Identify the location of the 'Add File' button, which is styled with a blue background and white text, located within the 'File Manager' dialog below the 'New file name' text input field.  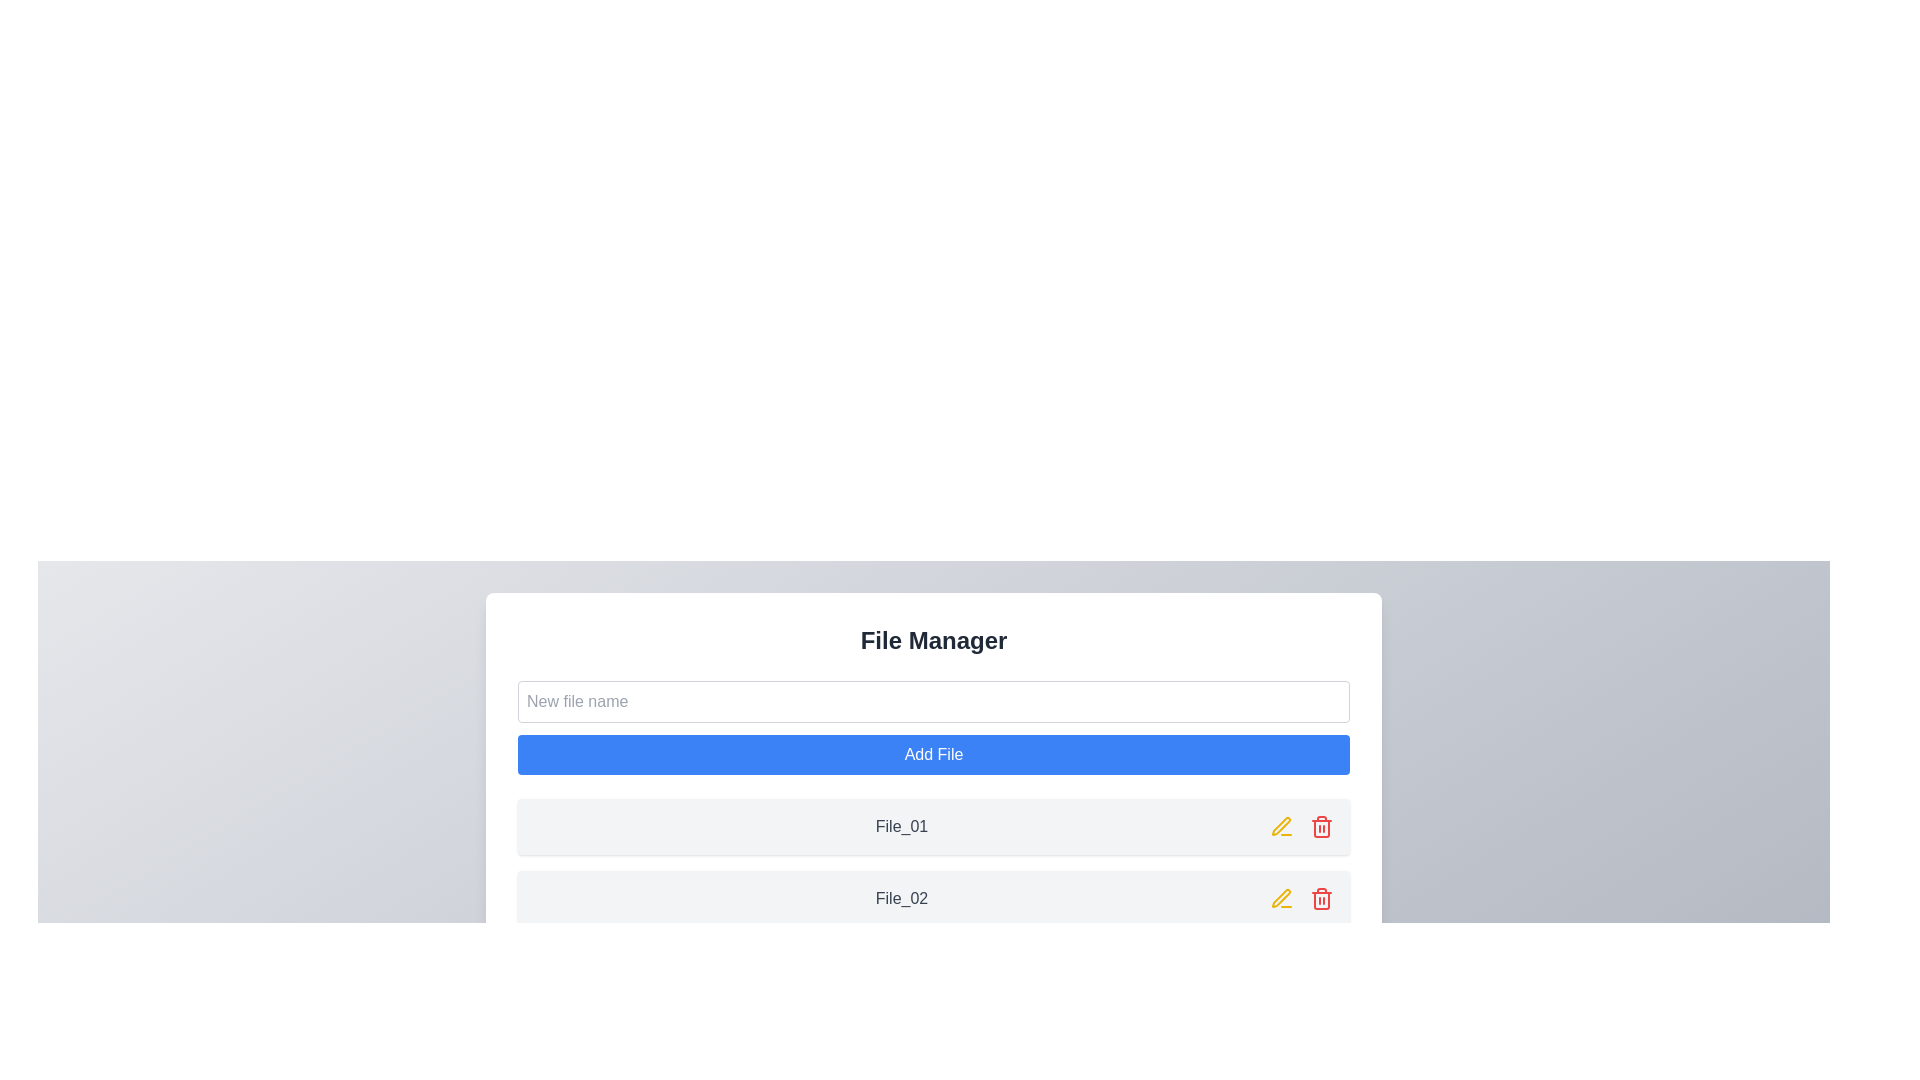
(933, 728).